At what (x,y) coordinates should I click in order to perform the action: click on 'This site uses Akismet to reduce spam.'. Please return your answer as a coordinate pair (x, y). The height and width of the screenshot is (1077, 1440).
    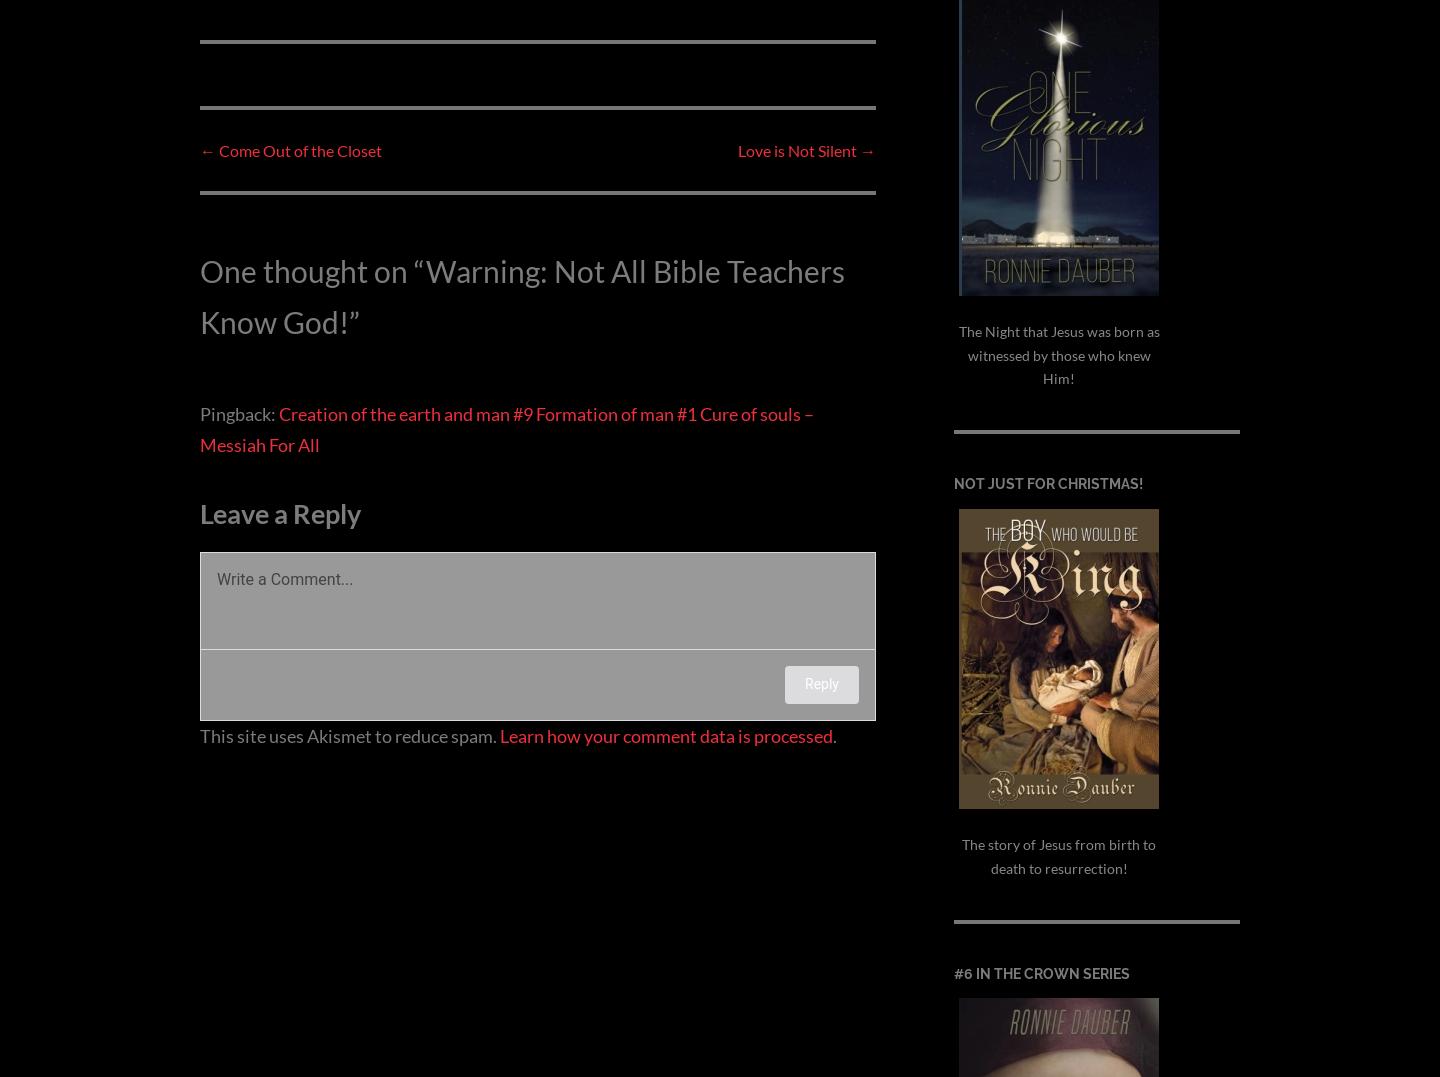
    Looking at the image, I should click on (200, 735).